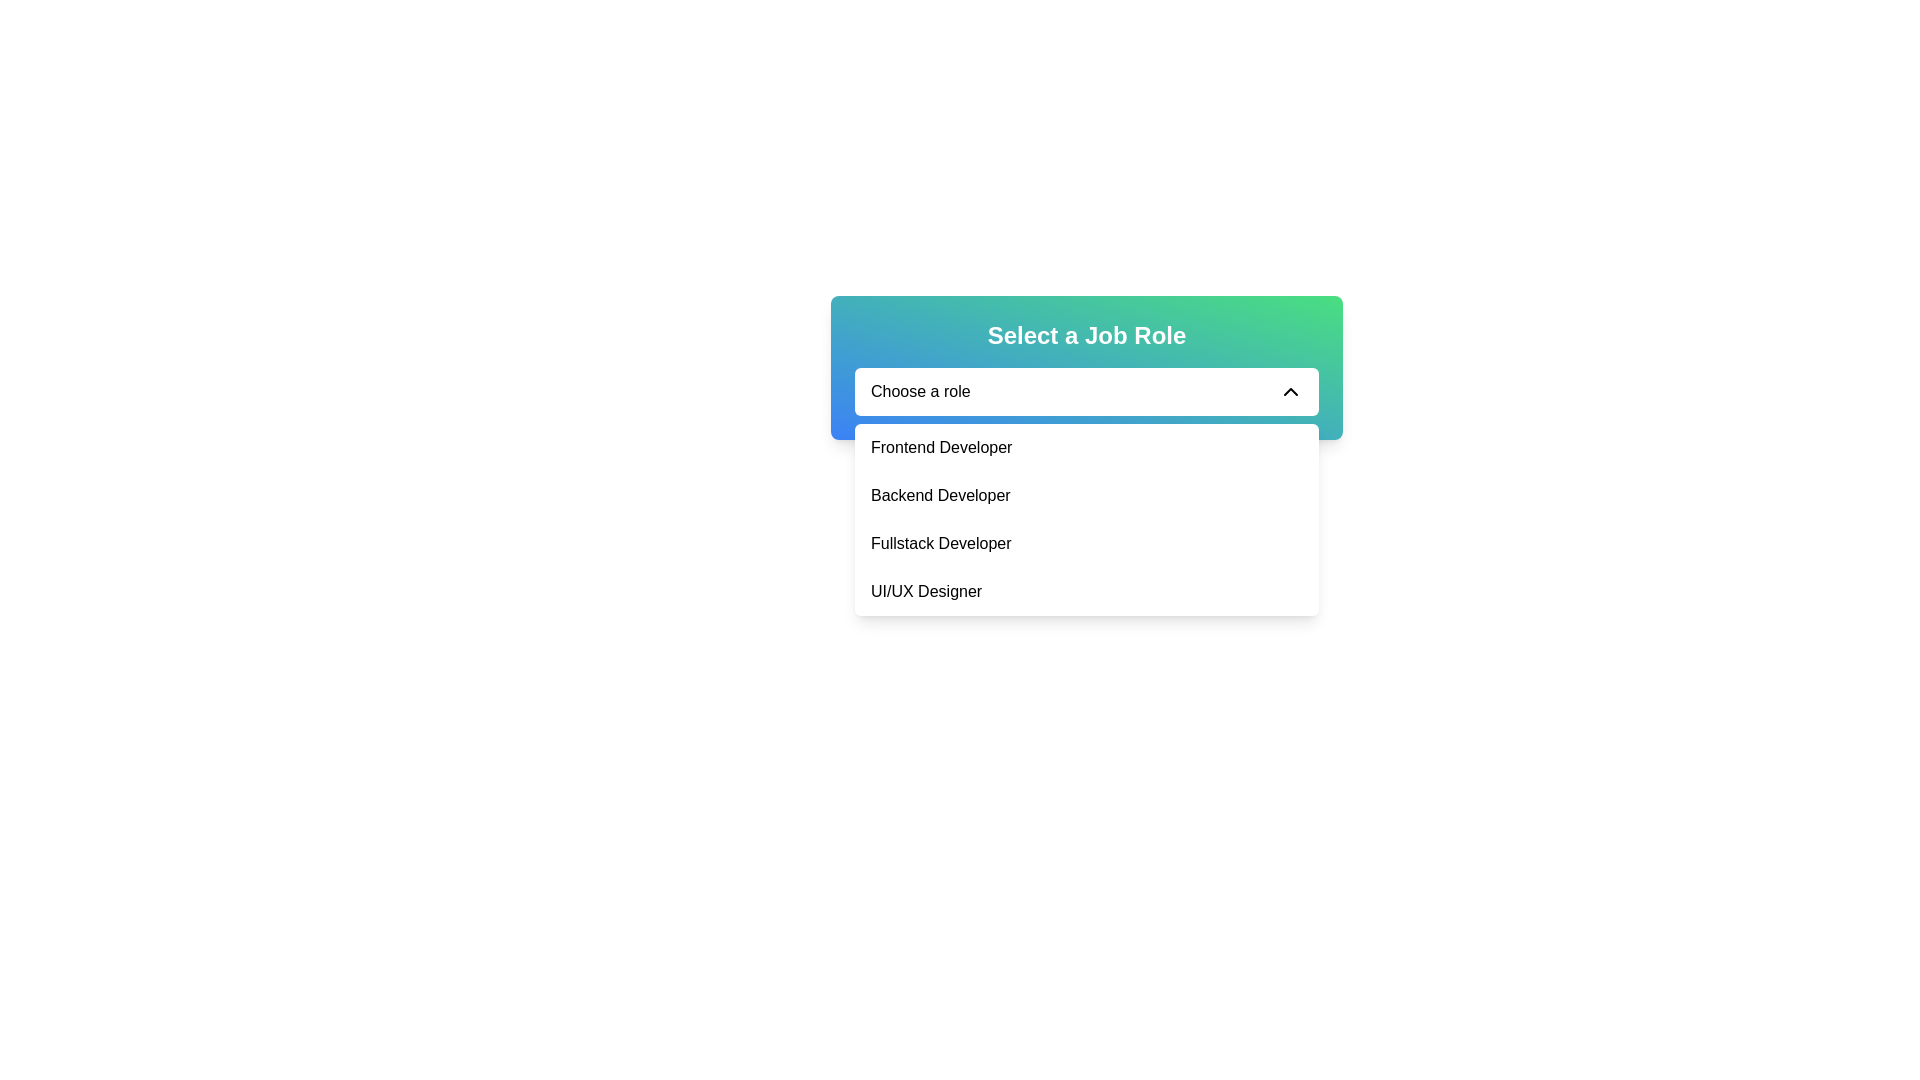  I want to click on outside the 'Choose a role' dropdown menu, so click(1085, 392).